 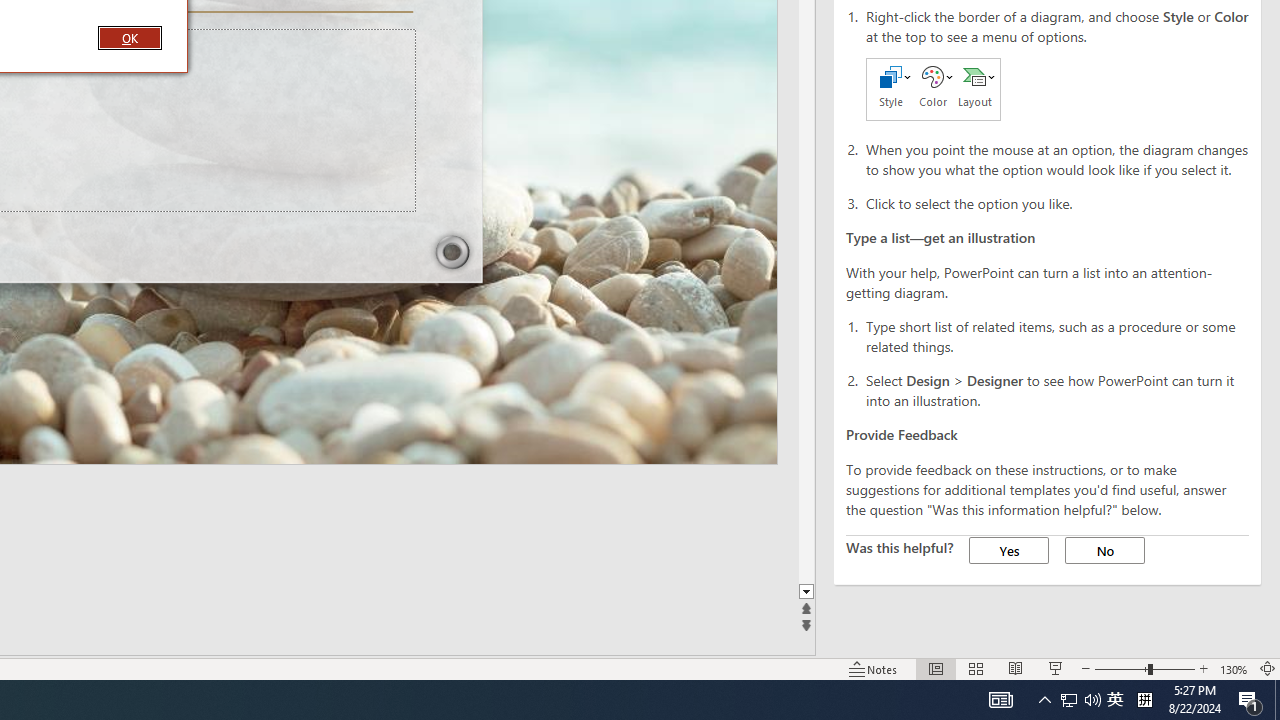 I want to click on 'Yes', so click(x=1009, y=550).